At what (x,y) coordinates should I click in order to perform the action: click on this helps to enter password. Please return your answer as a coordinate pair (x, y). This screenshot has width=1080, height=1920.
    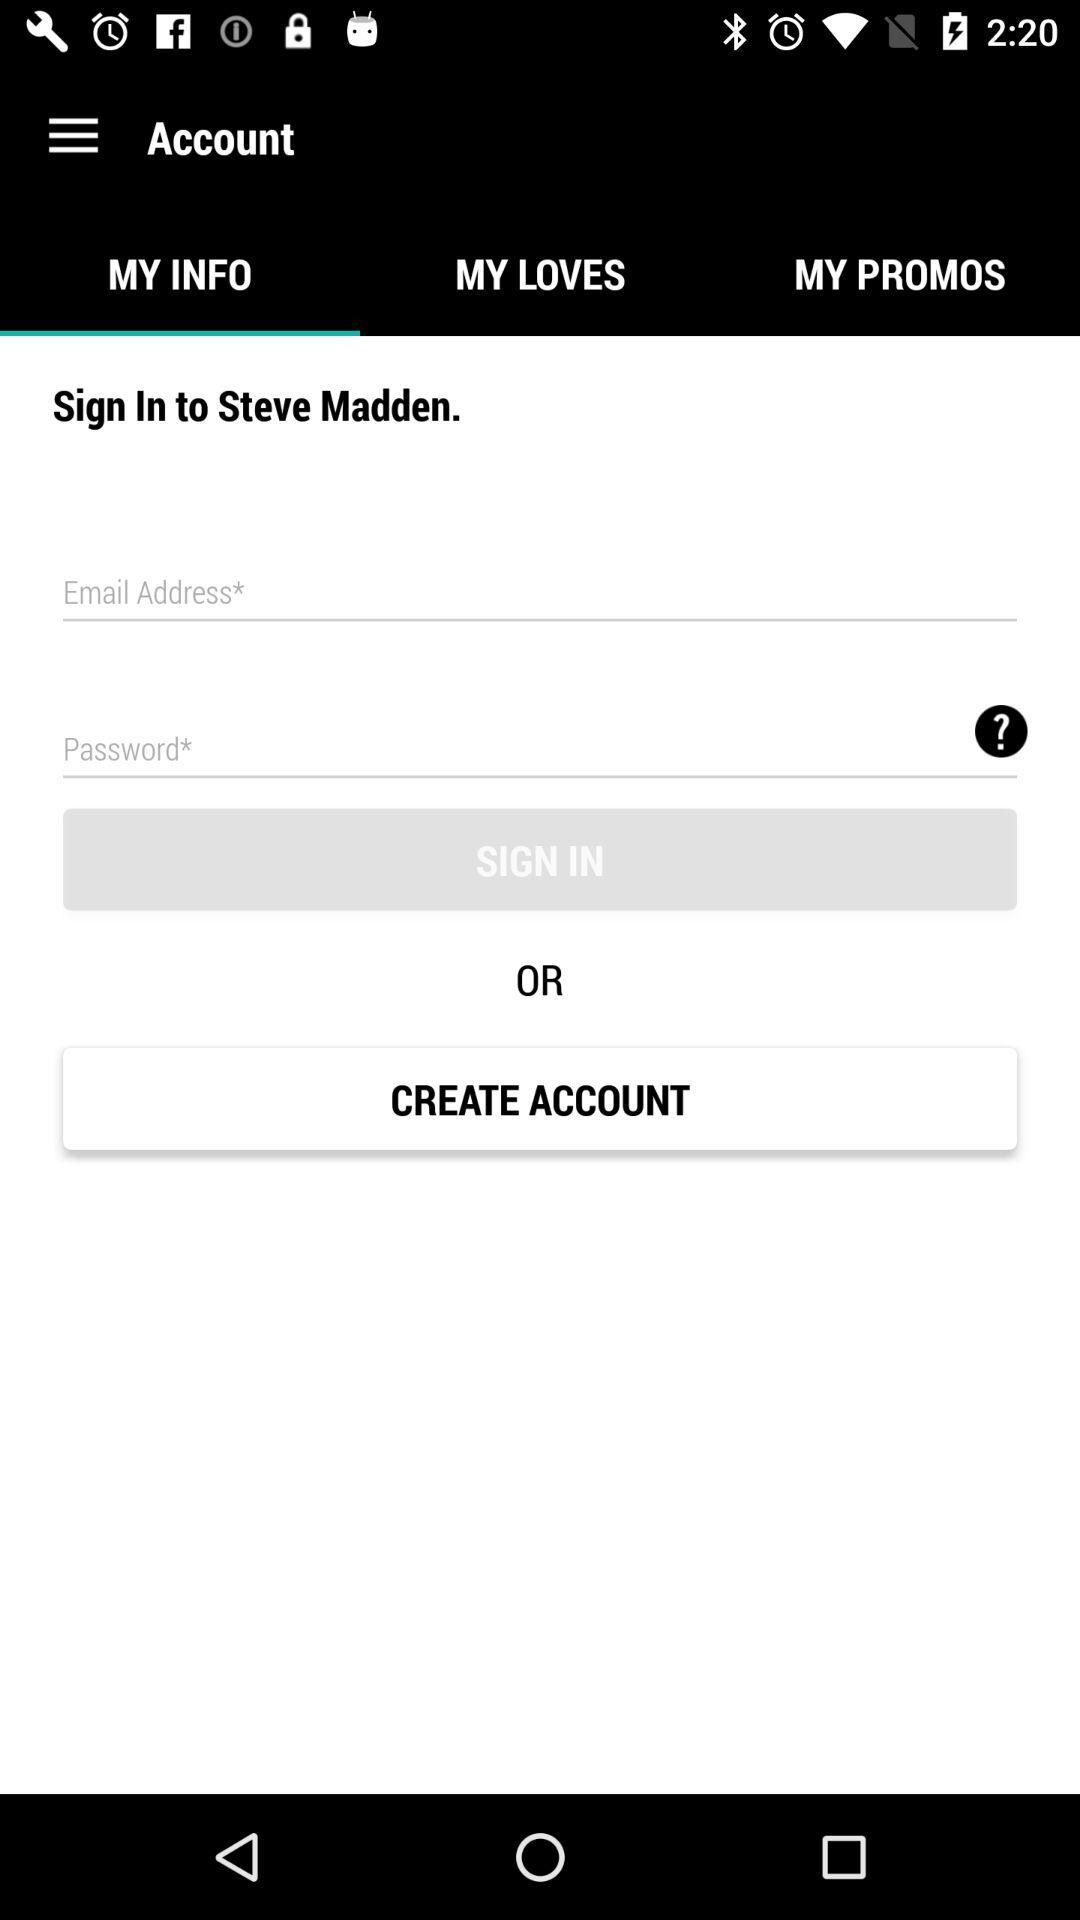
    Looking at the image, I should click on (540, 746).